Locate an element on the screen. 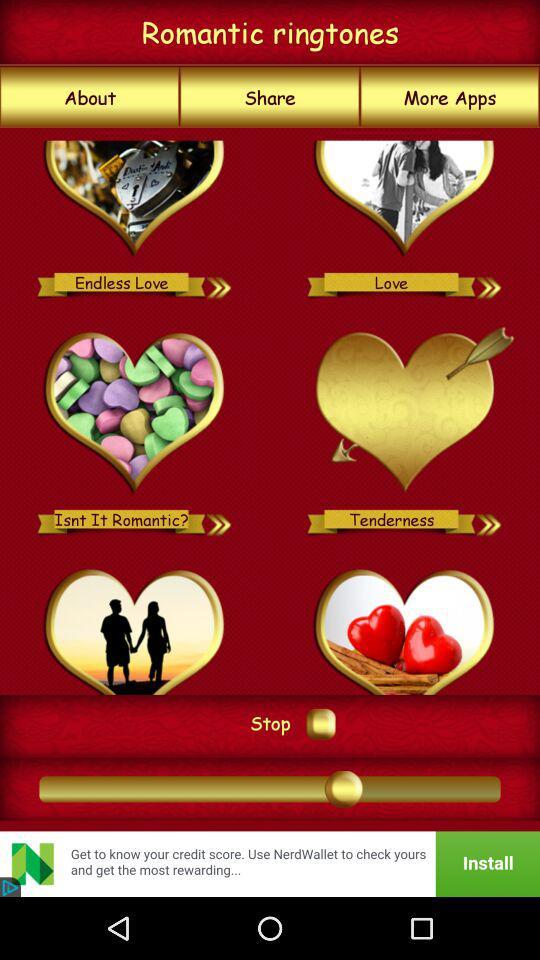 Image resolution: width=540 pixels, height=960 pixels. the icon below the about button is located at coordinates (270, 410).